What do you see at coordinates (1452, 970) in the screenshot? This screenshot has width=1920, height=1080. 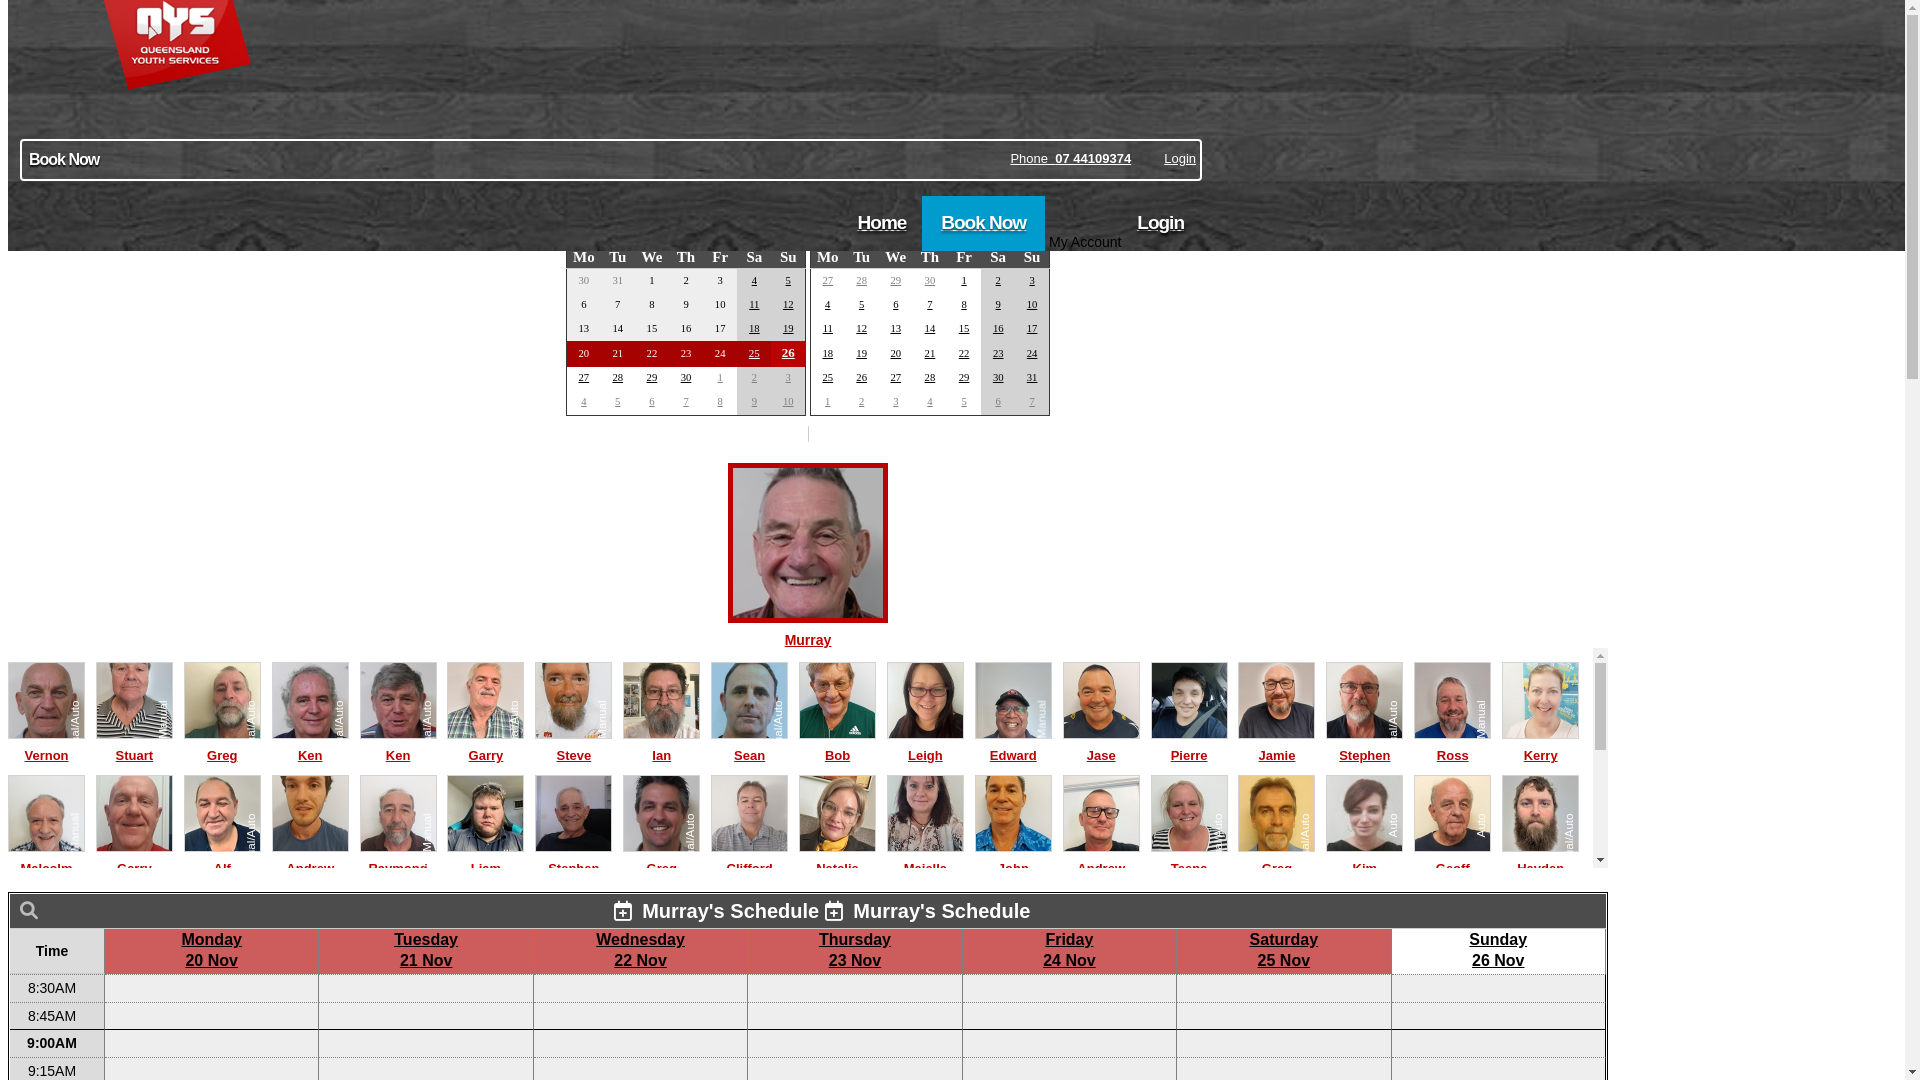 I see `'Rowena` at bounding box center [1452, 970].